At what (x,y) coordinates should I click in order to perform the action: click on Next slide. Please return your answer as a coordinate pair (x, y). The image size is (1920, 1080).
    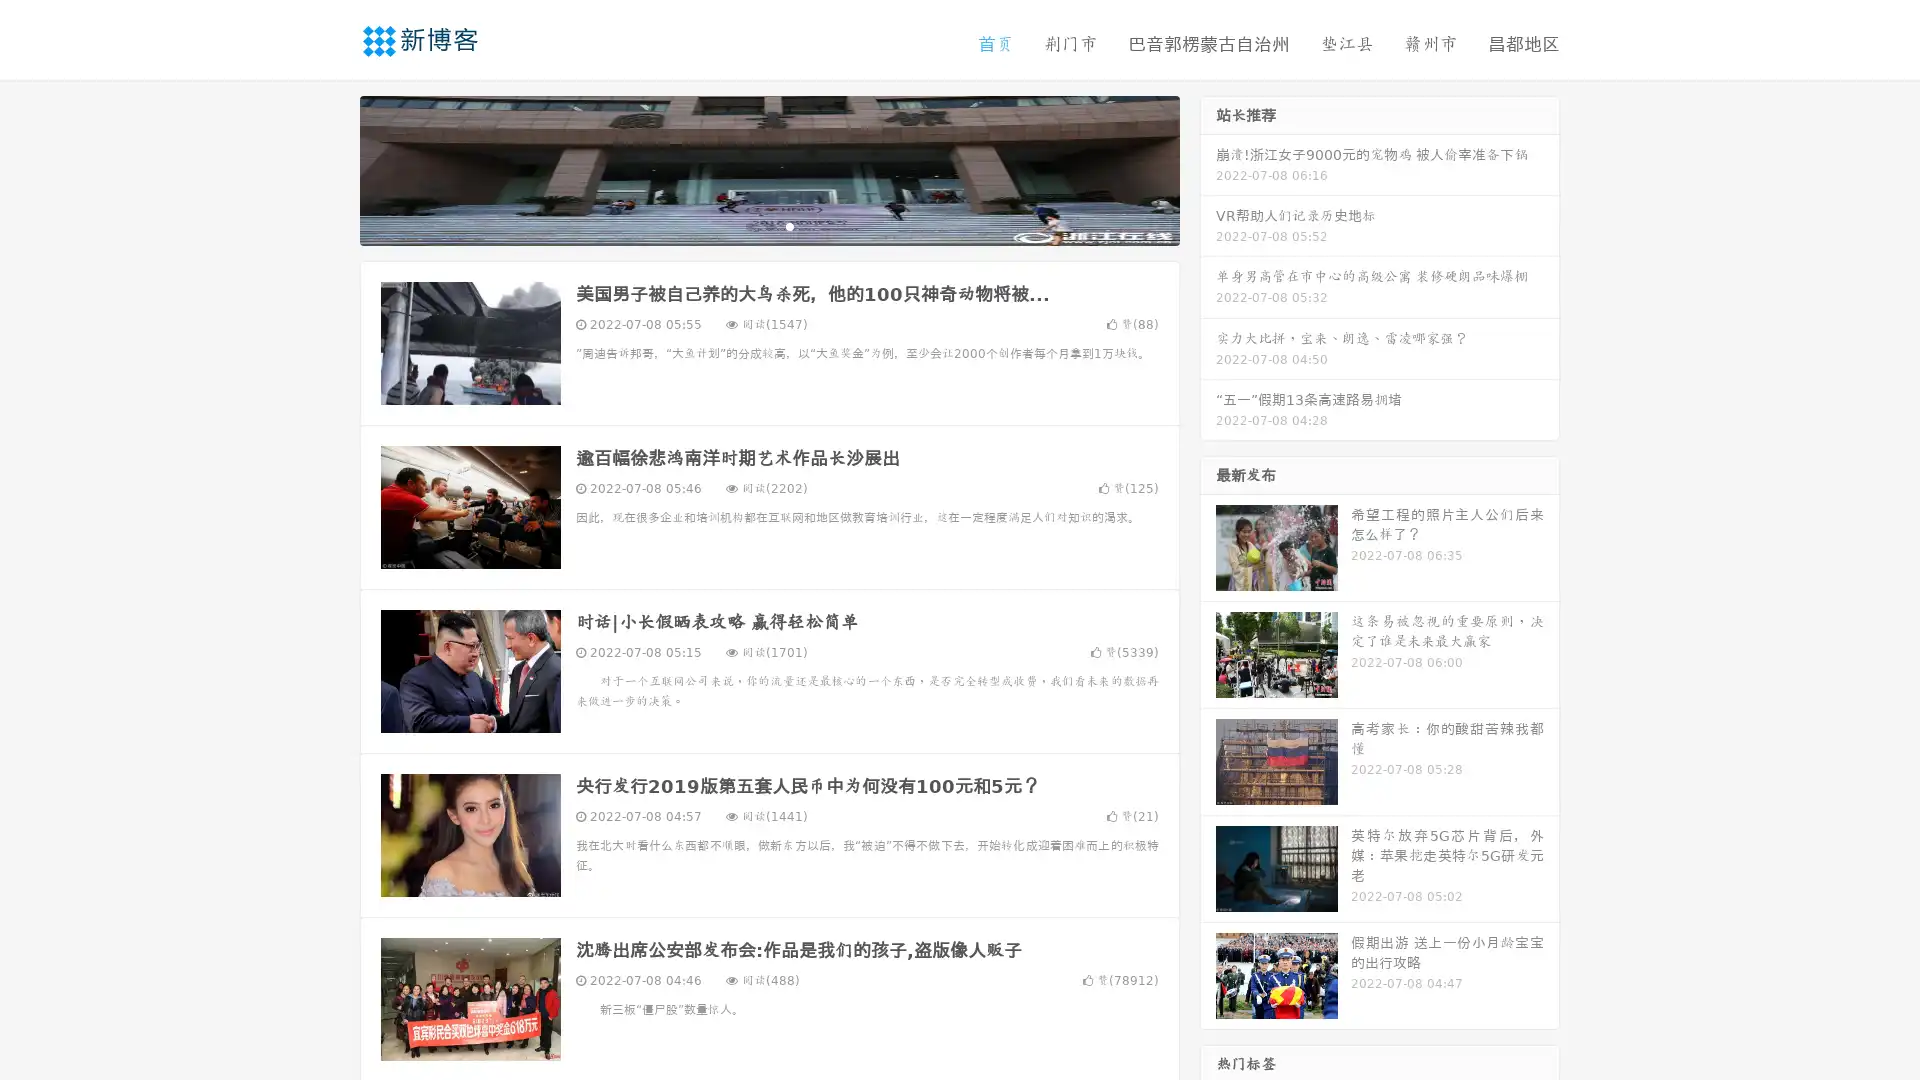
    Looking at the image, I should click on (1208, 168).